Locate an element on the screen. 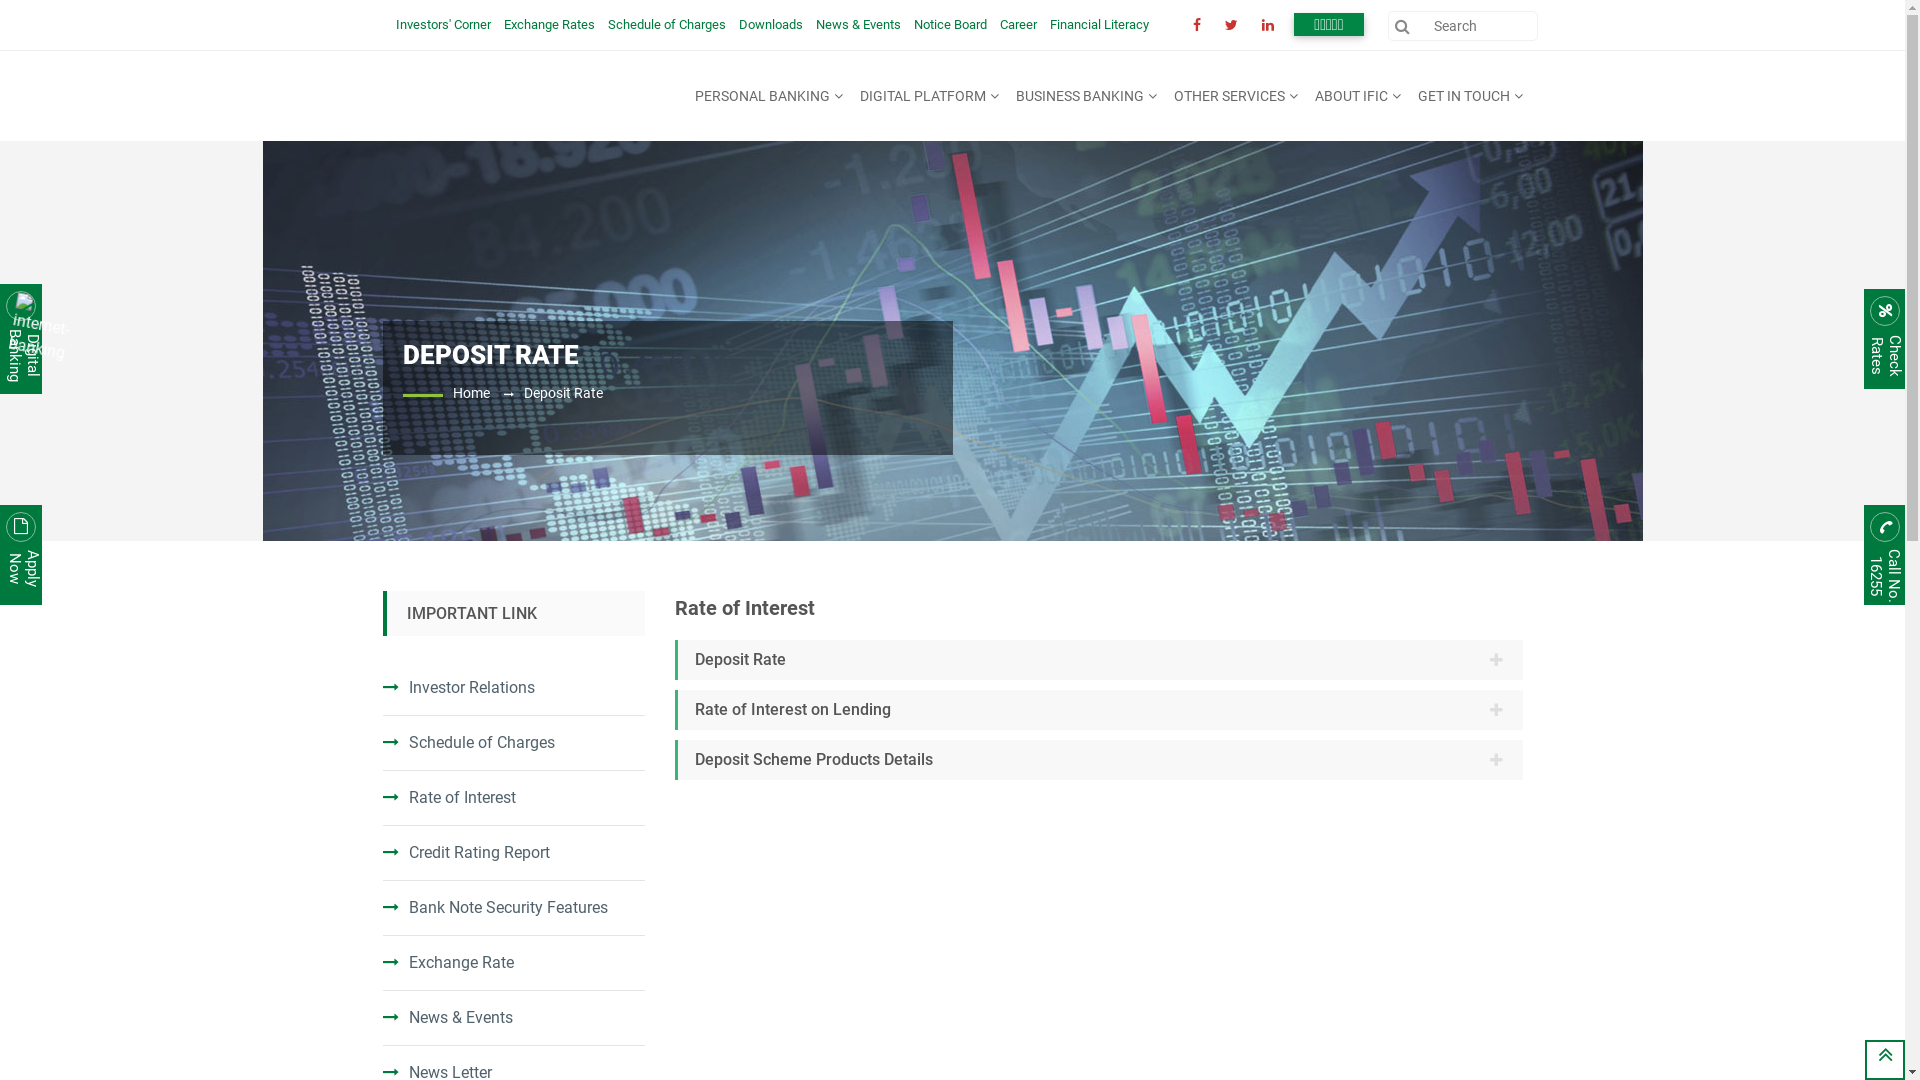 The image size is (1920, 1080). 'BUSINESS BANKING' is located at coordinates (1085, 96).